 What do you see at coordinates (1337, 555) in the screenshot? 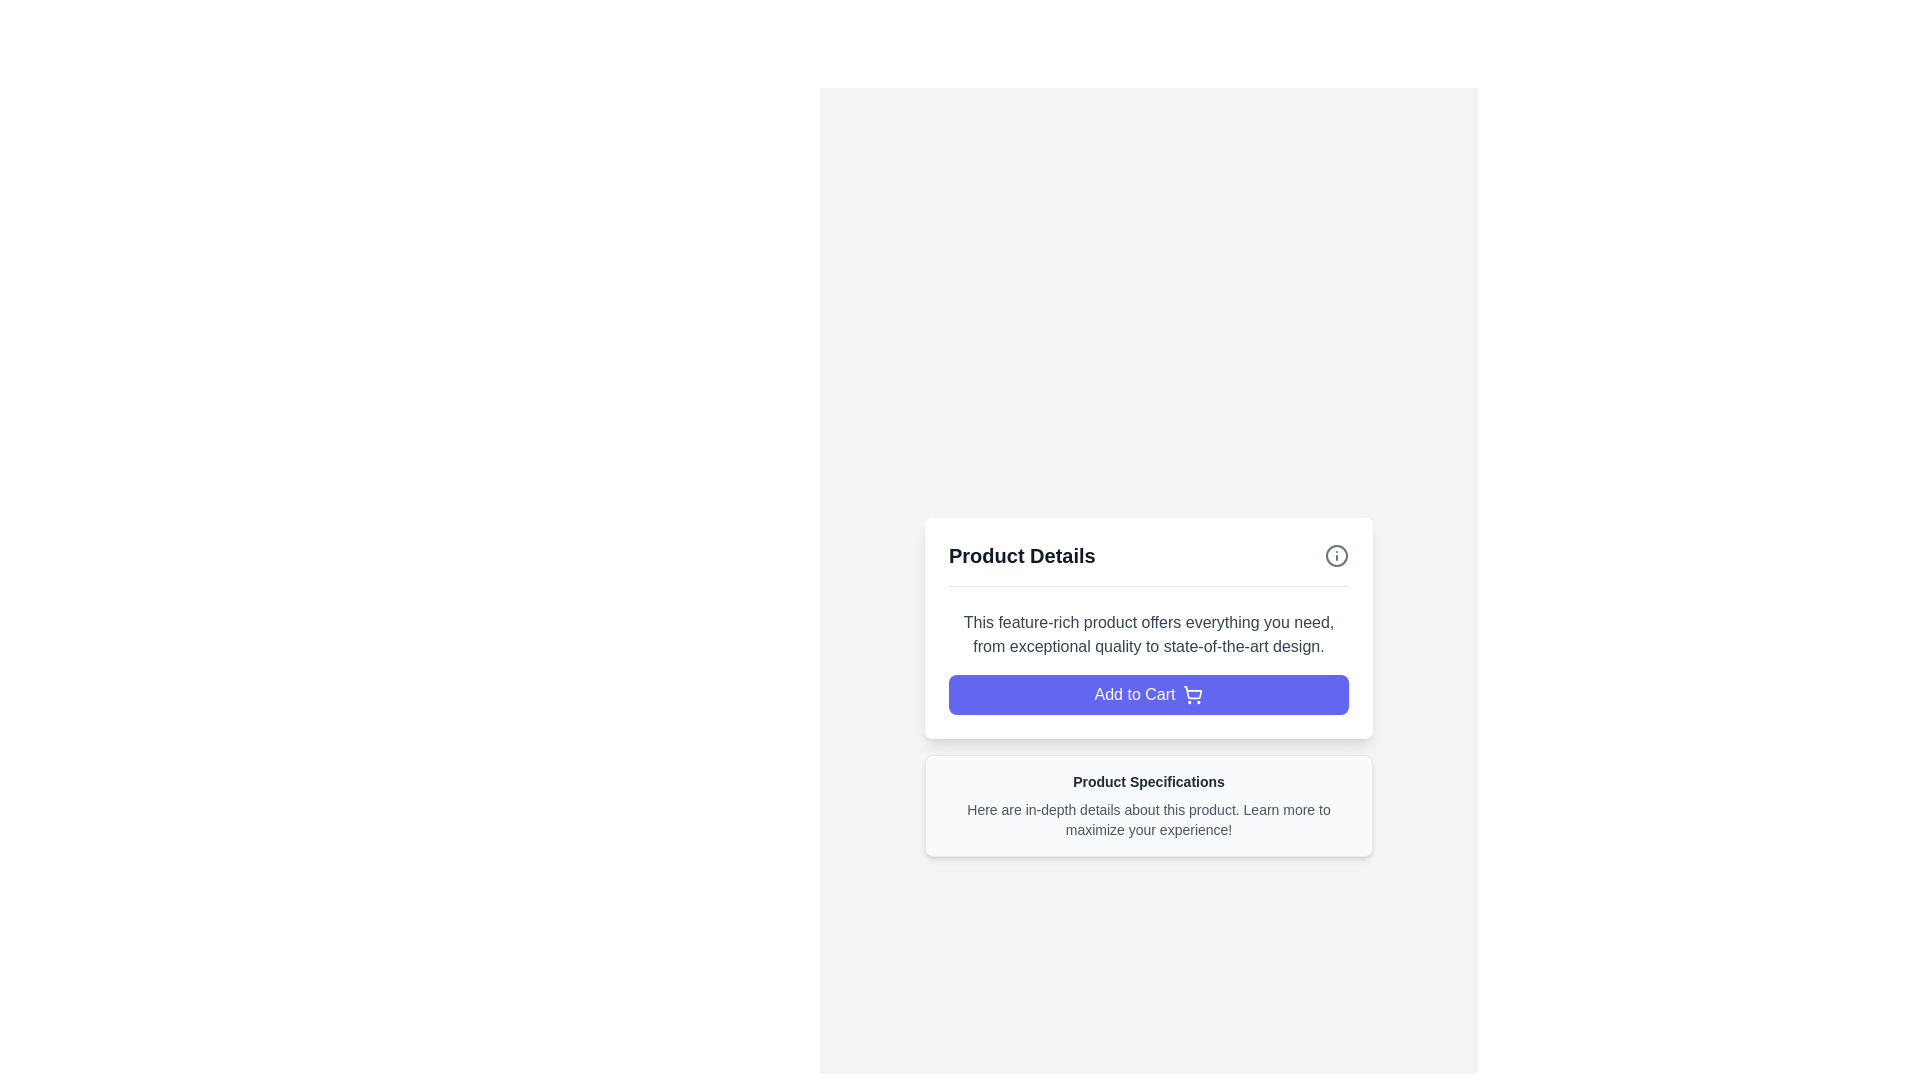
I see `the circular information icon with an 'i' symbol located to the far right of the 'Product Details' heading` at bounding box center [1337, 555].